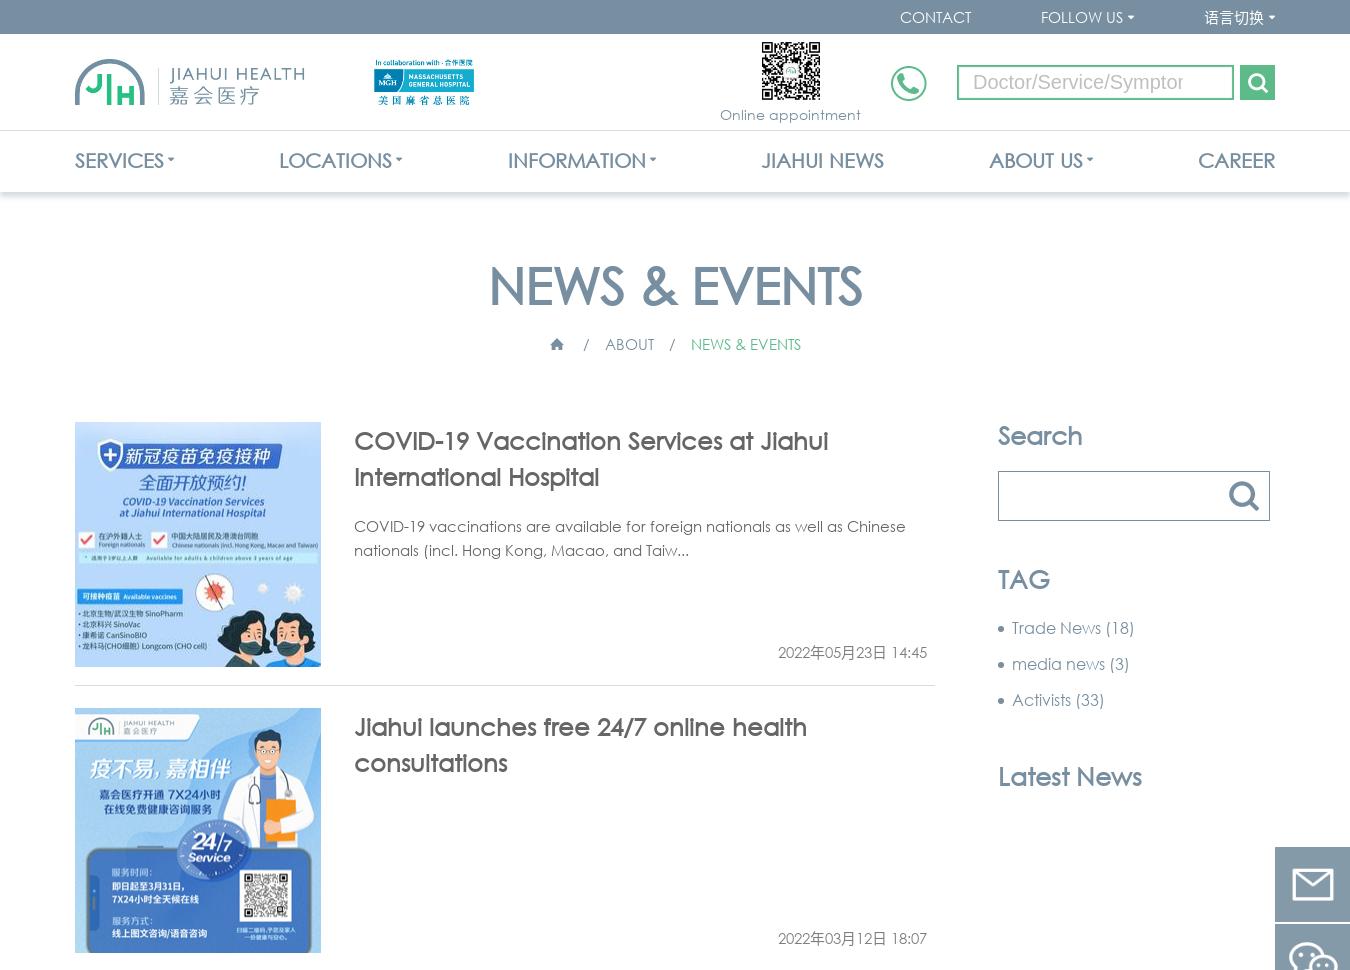 The width and height of the screenshot is (1350, 970). I want to click on 'INFORMATION', so click(576, 159).